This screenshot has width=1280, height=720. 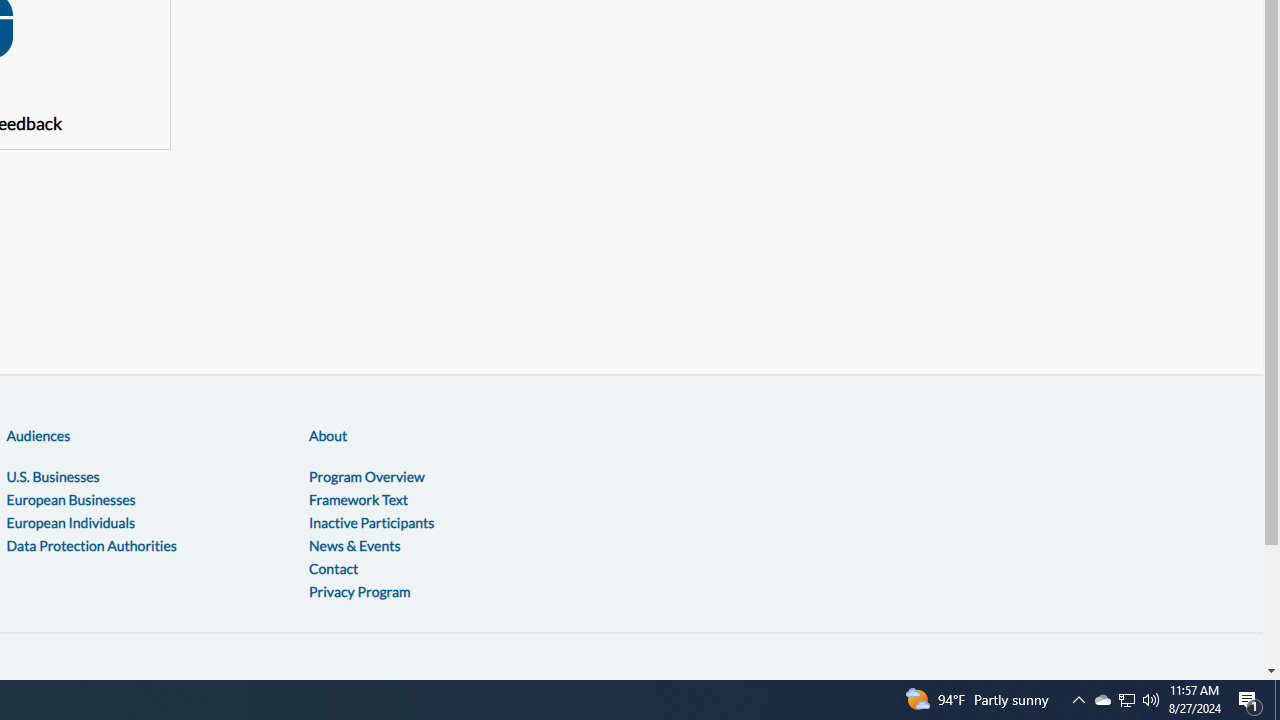 I want to click on 'Data Protection Authorities', so click(x=90, y=544).